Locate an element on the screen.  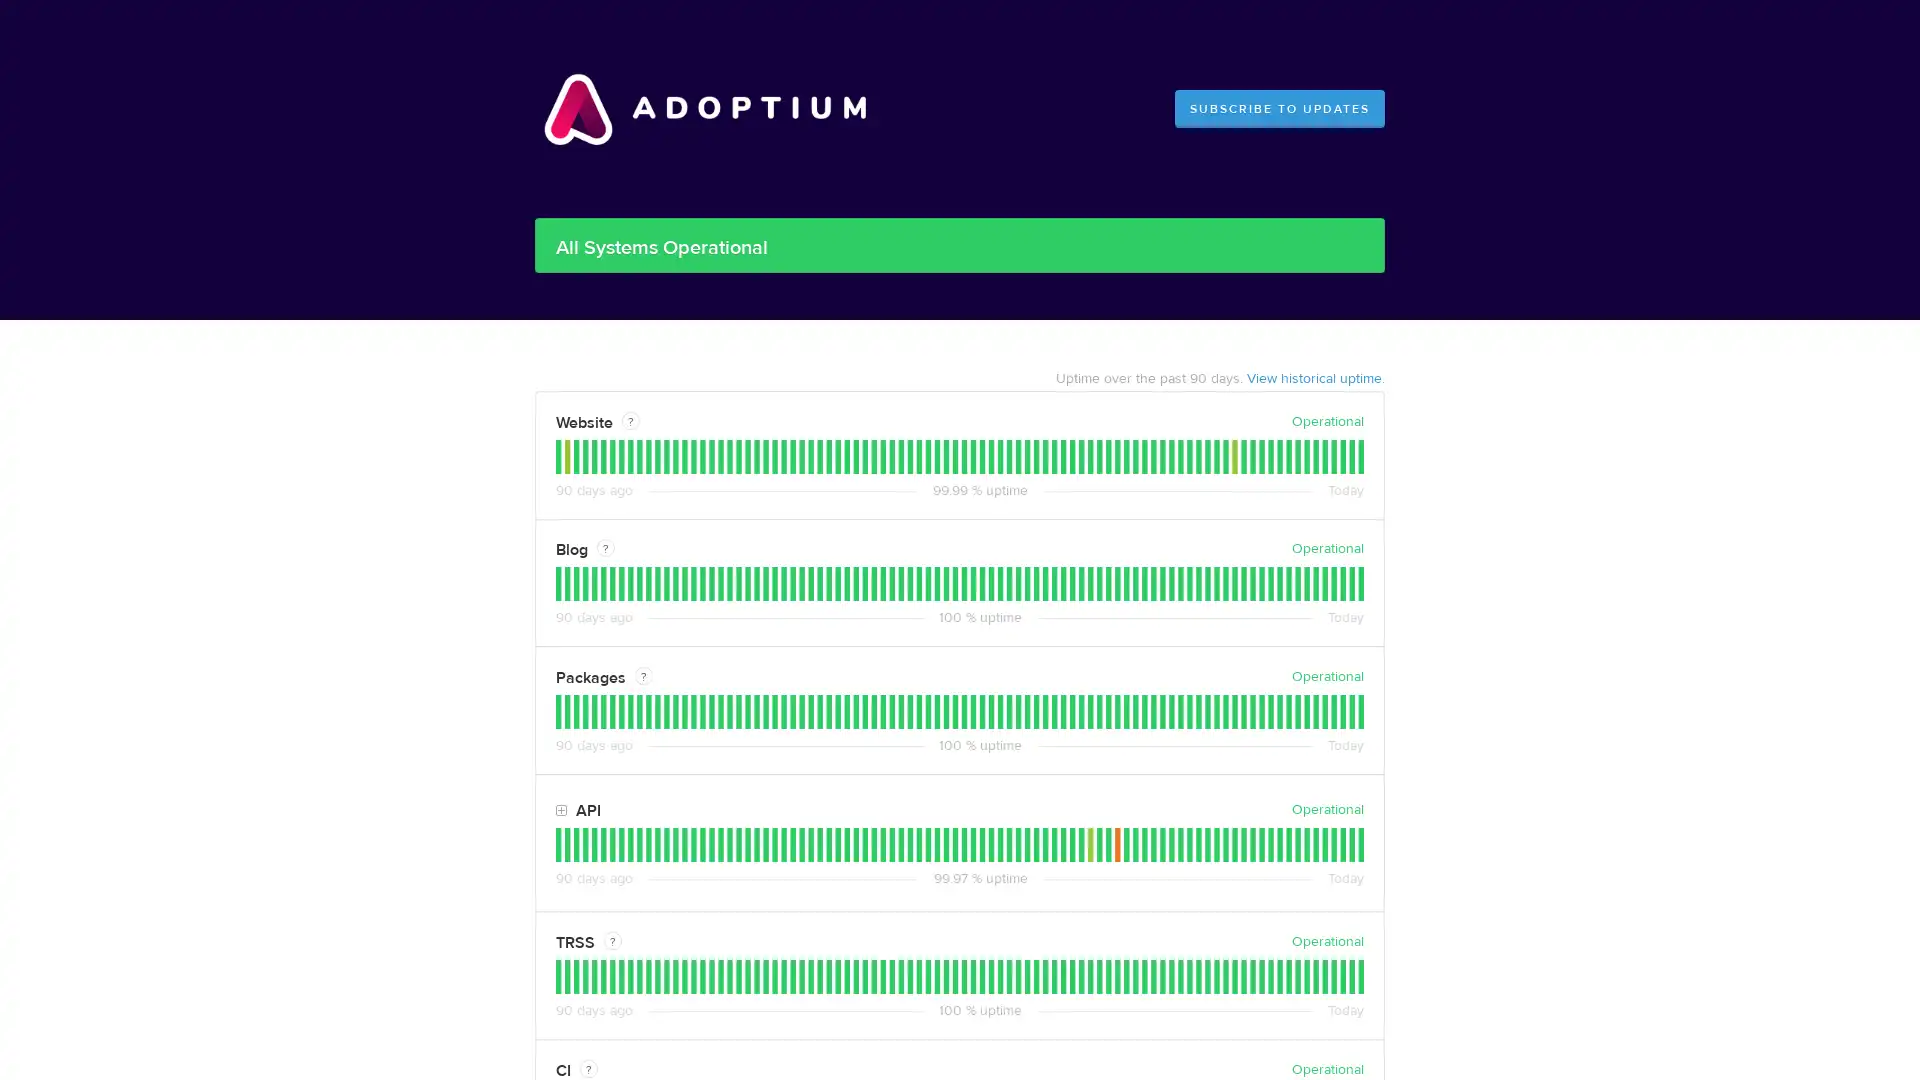
Toggle API is located at coordinates (560, 810).